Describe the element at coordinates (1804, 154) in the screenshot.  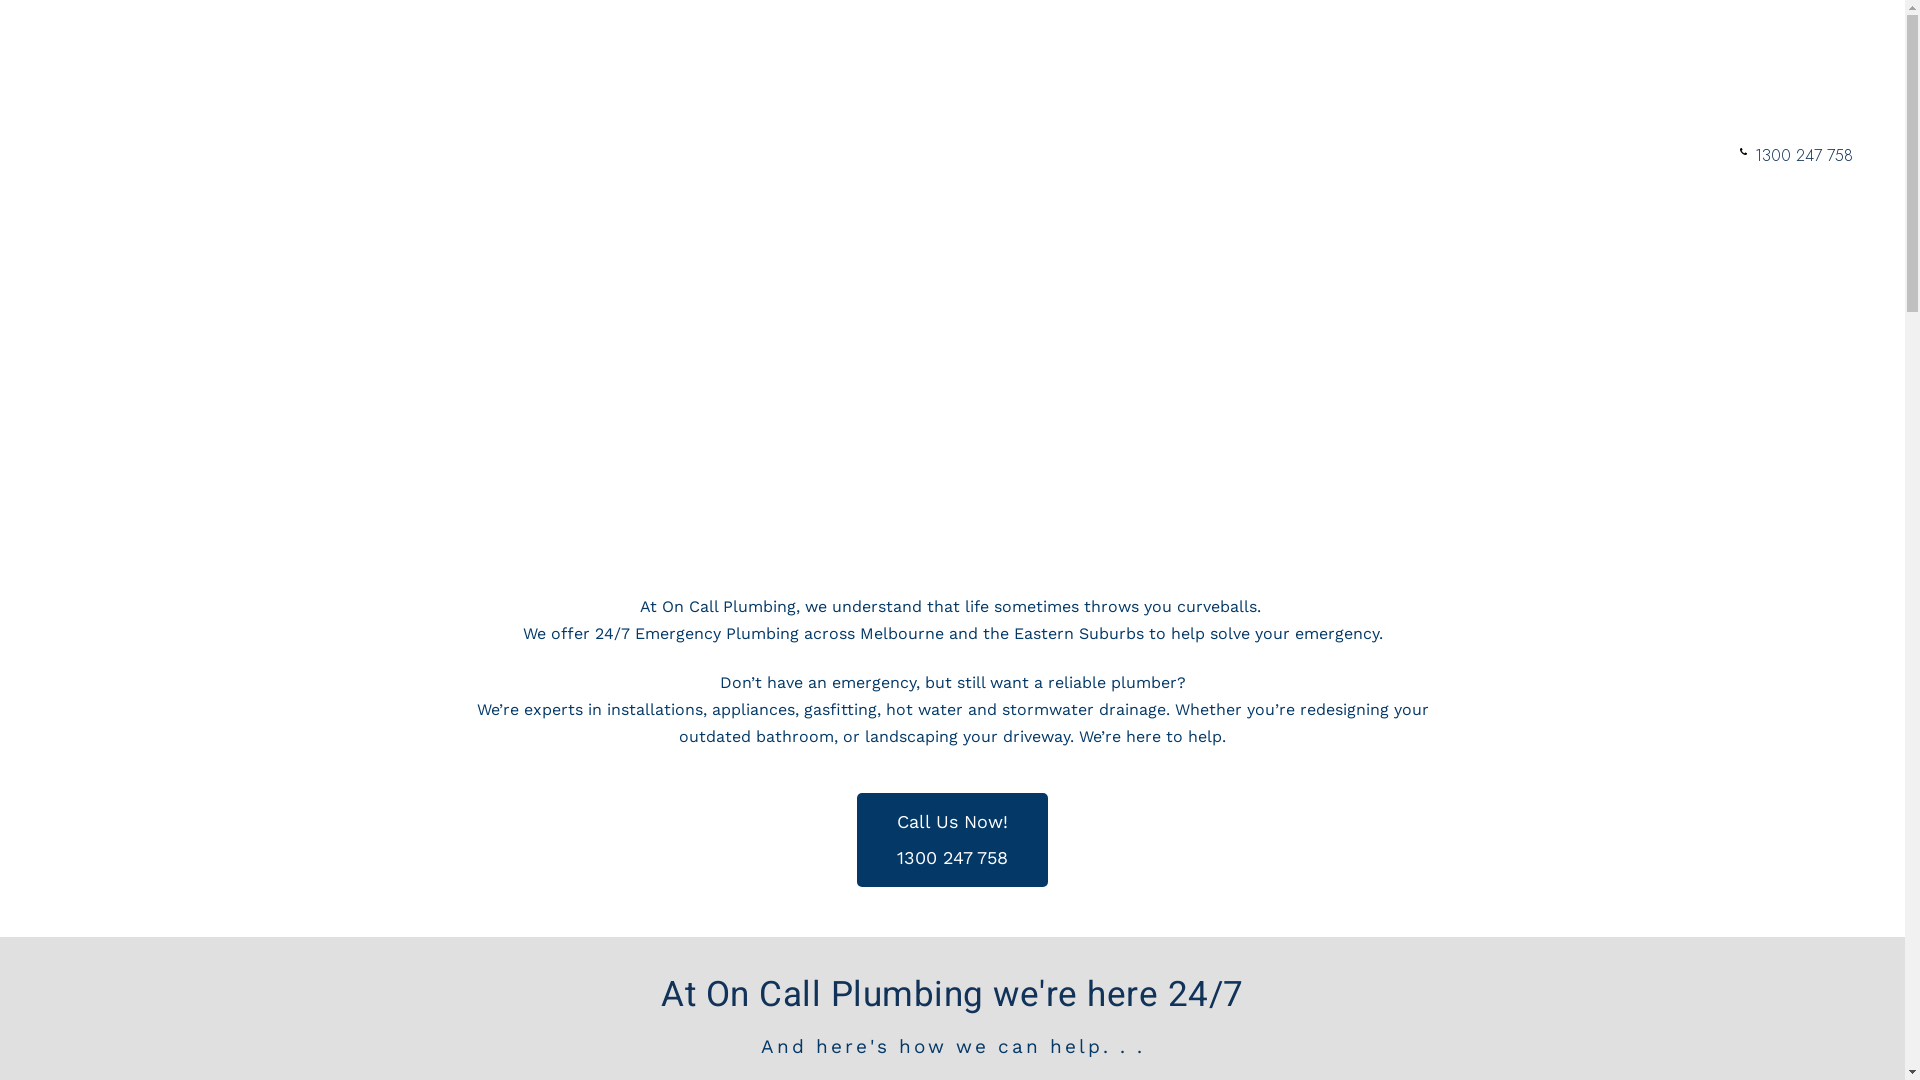
I see `'1300 247 758'` at that location.